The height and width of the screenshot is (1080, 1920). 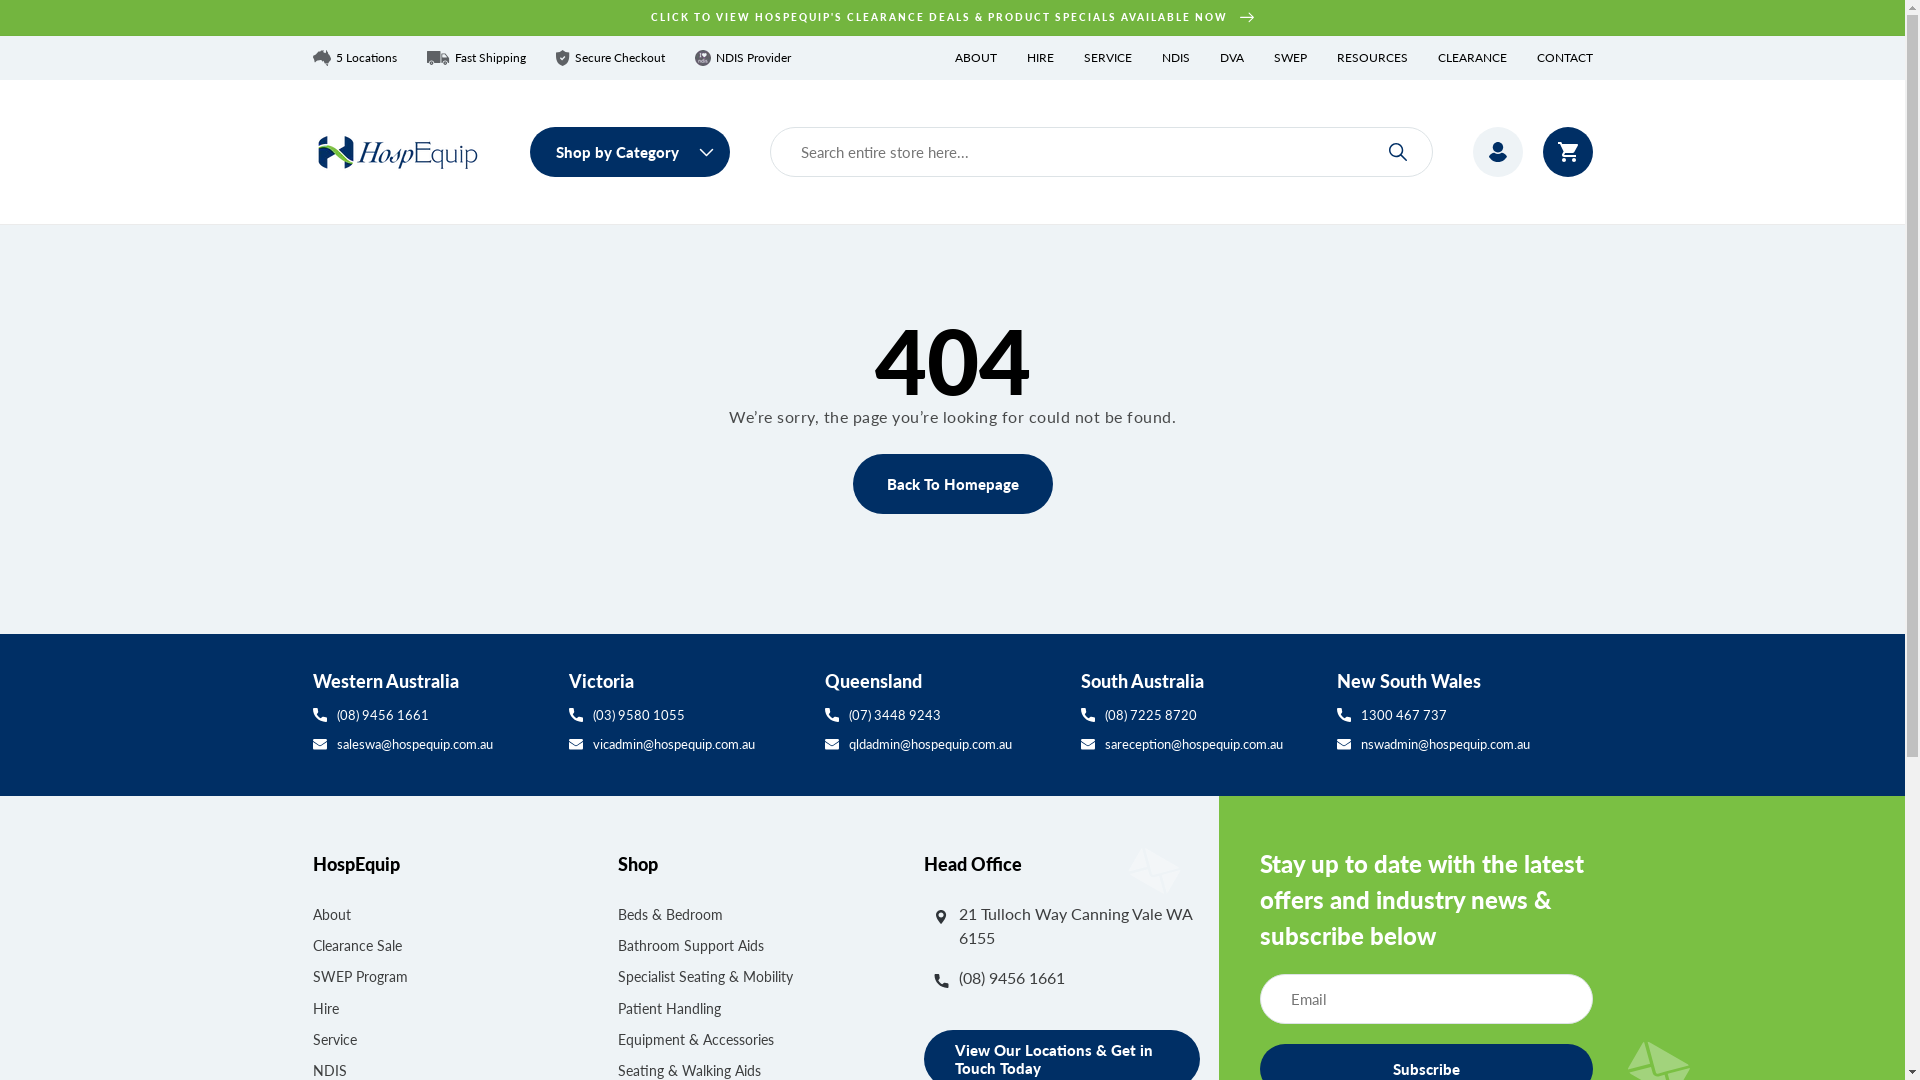 What do you see at coordinates (331, 915) in the screenshot?
I see `'About'` at bounding box center [331, 915].